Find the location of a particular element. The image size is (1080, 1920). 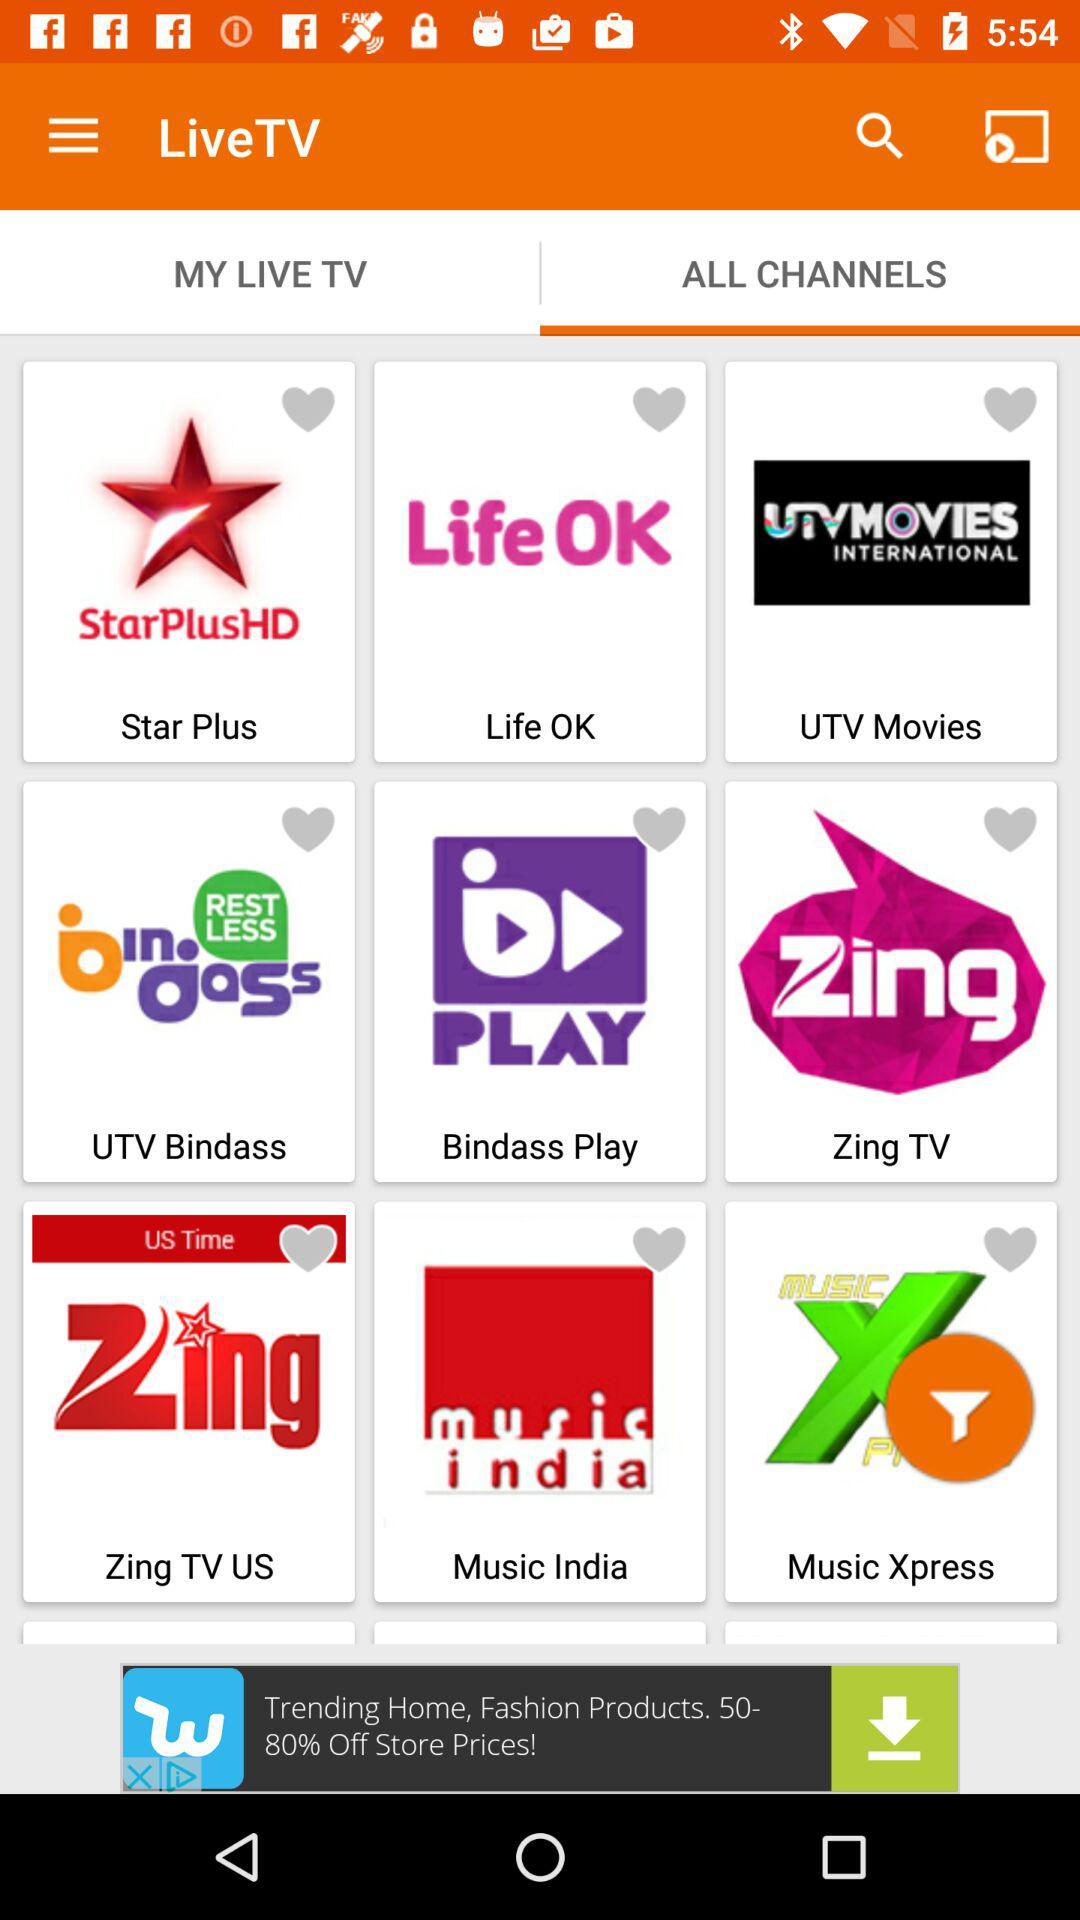

like is located at coordinates (659, 1247).